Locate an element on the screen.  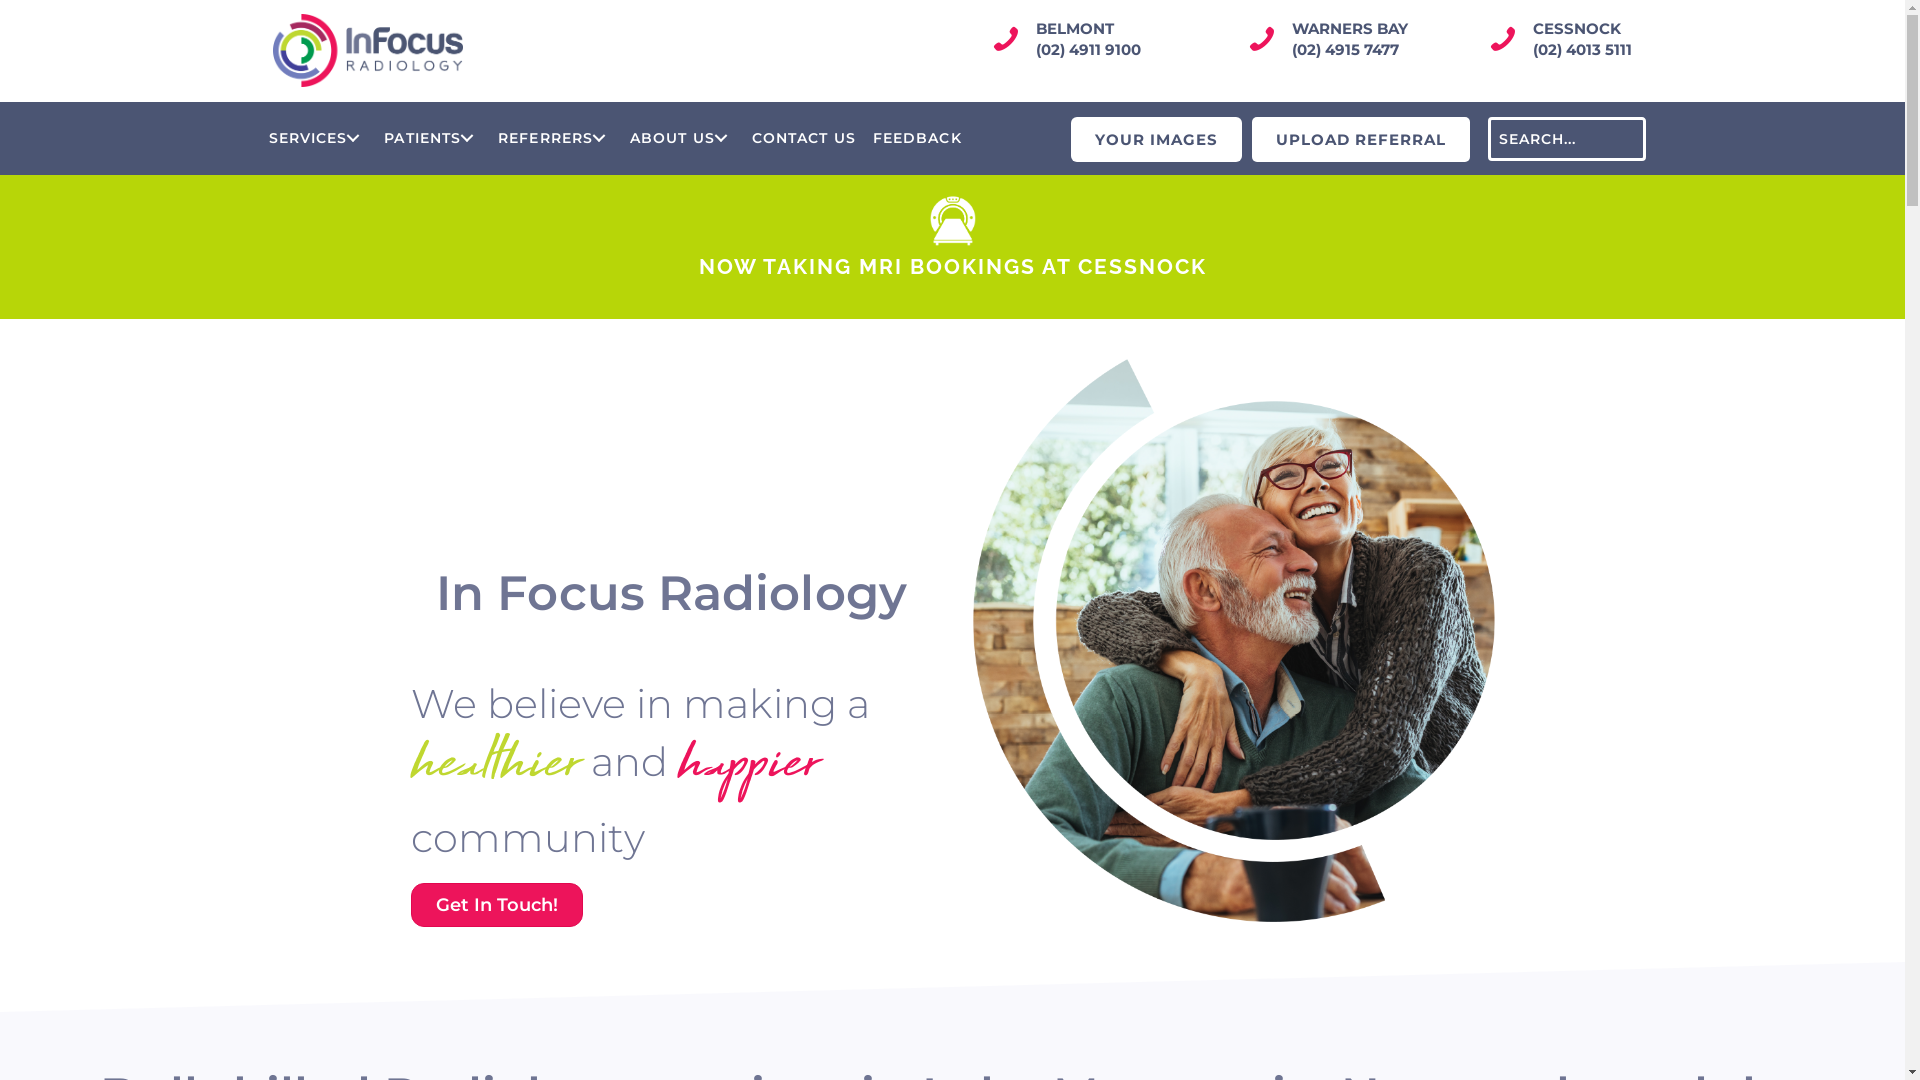
'(02) 4013 5111' is located at coordinates (1581, 48).